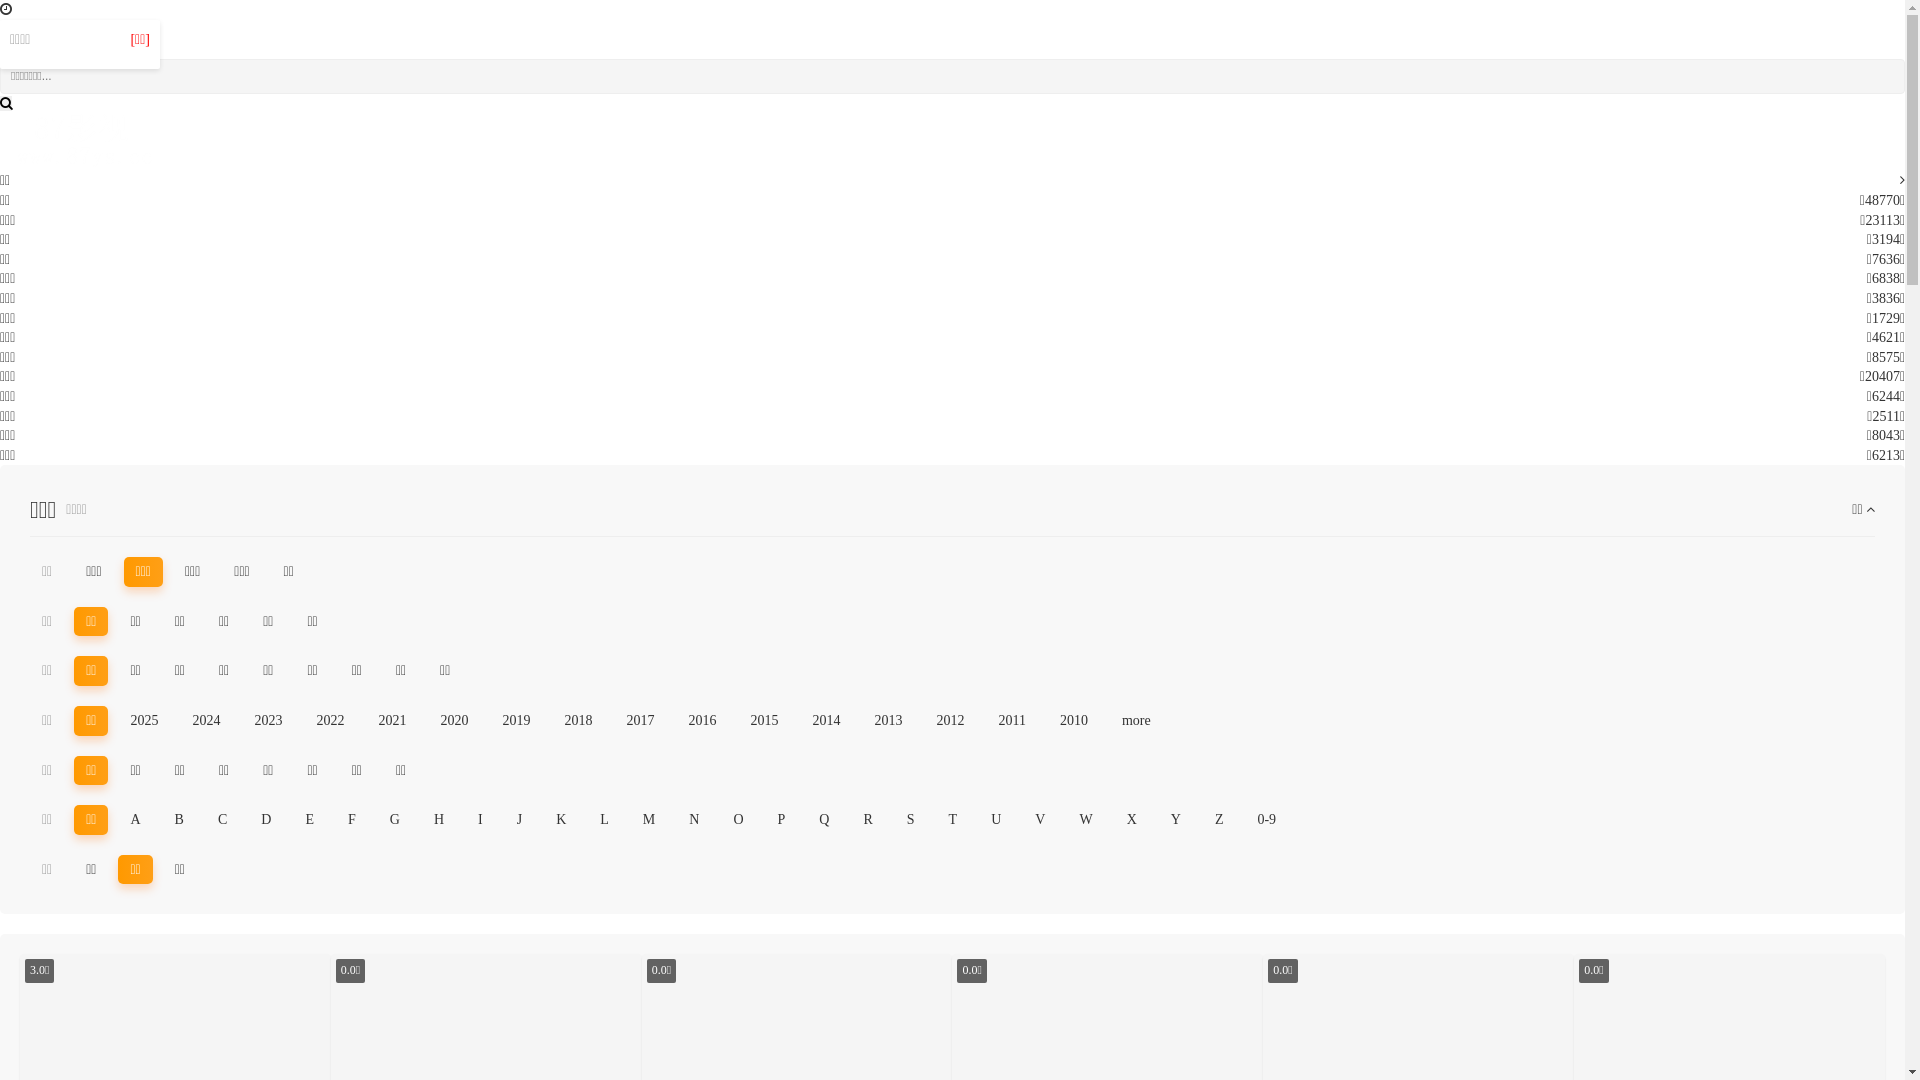 The width and height of the screenshot is (1920, 1080). What do you see at coordinates (453, 721) in the screenshot?
I see `'2020'` at bounding box center [453, 721].